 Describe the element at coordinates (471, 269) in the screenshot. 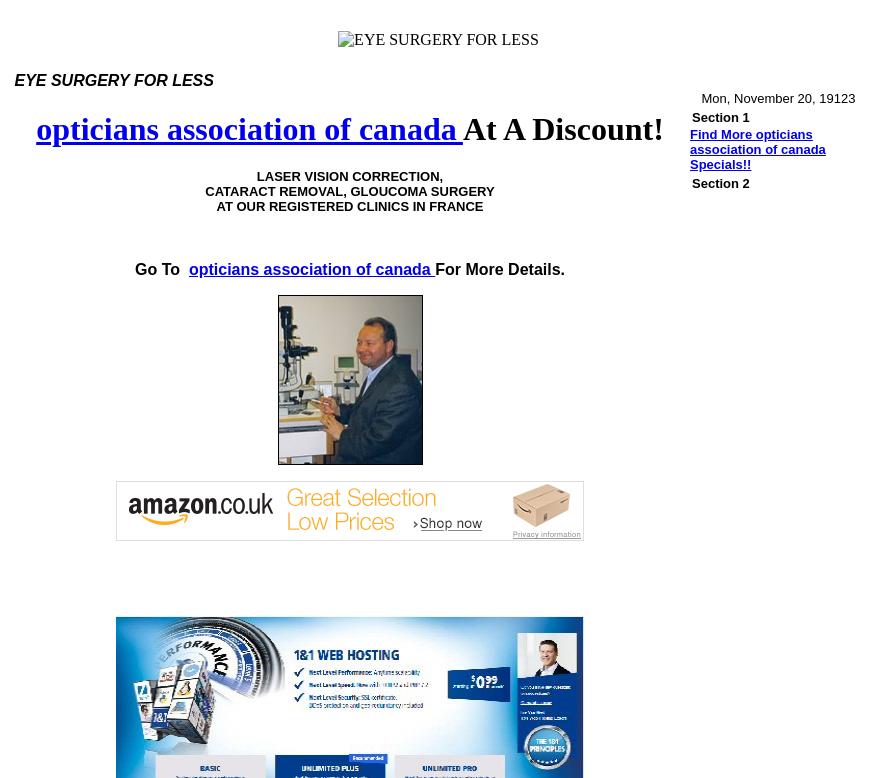

I see `'For 
								  More'` at that location.